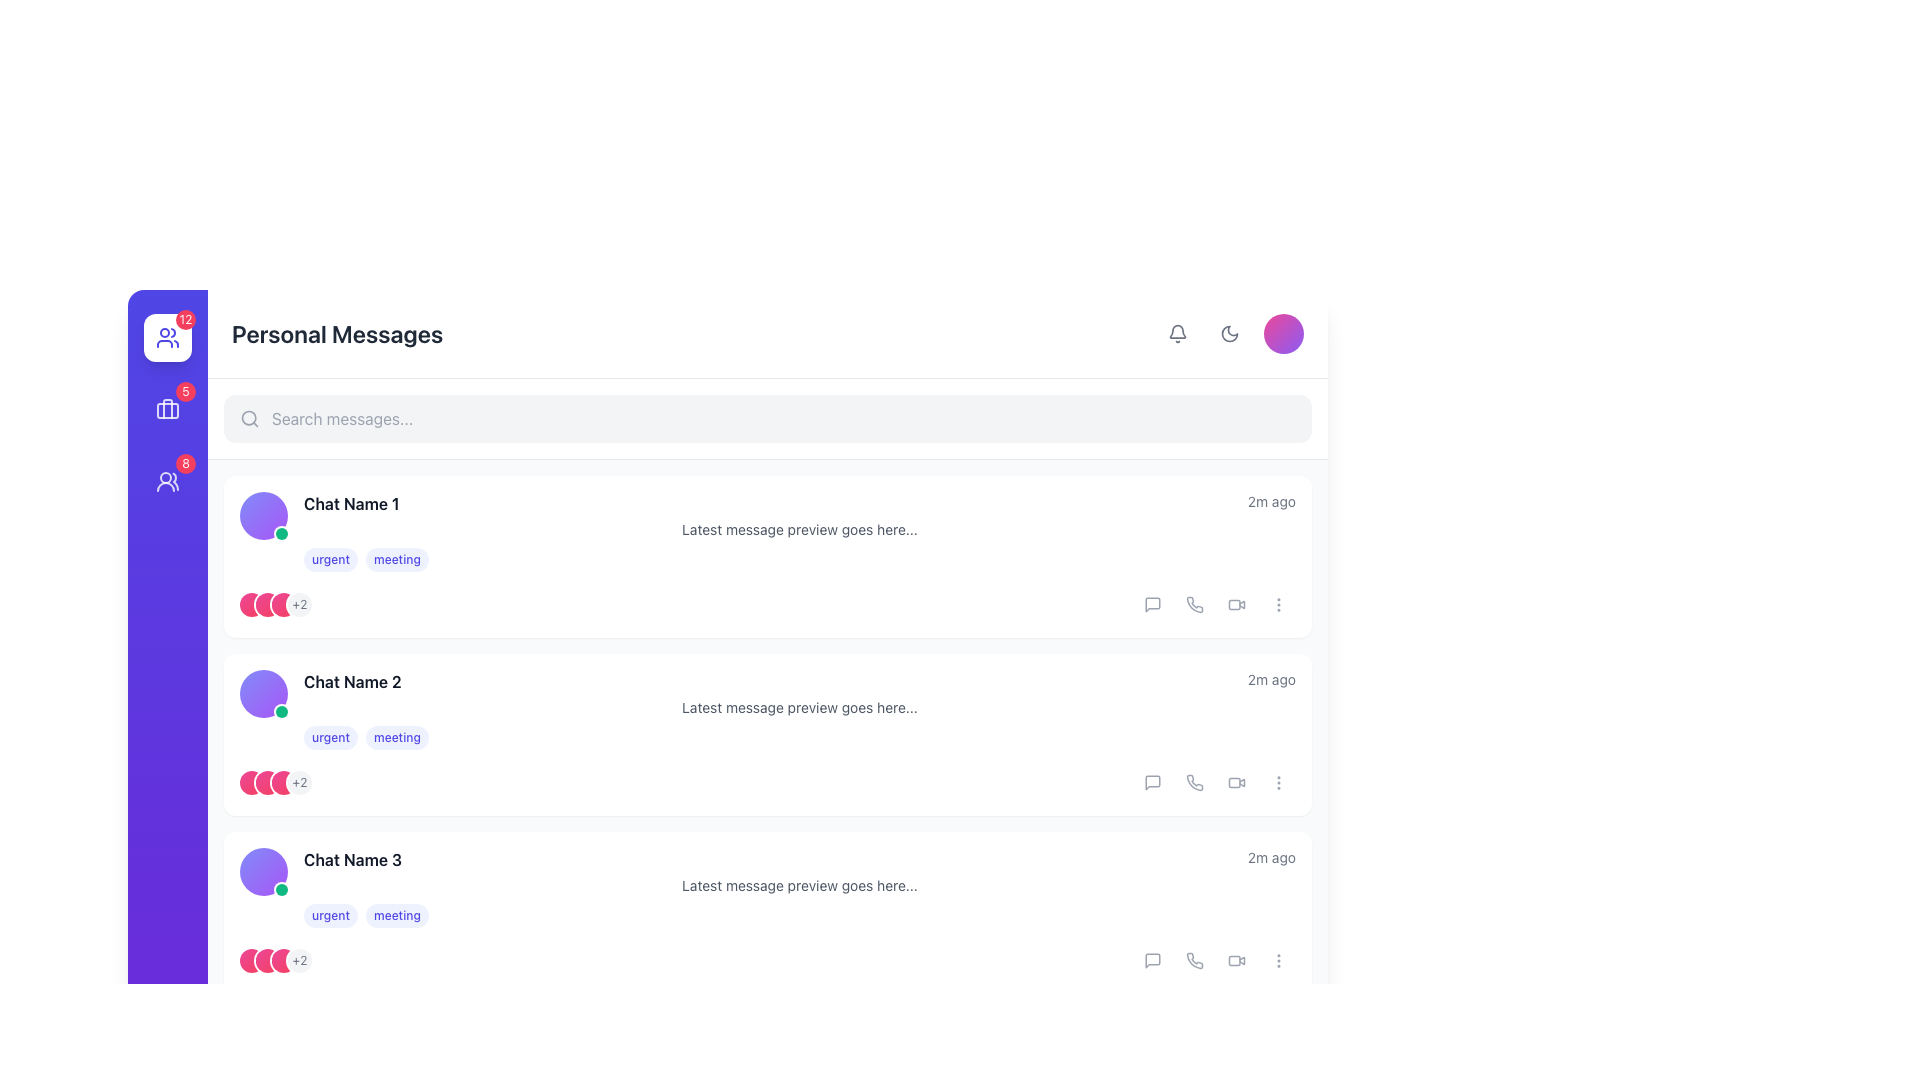 The width and height of the screenshot is (1920, 1080). I want to click on the second circular element with a gradient color transitioning from pink to rose, which is part of a group of three circles to the left of a '+2' text badge in the 'Chat Name 3' section, so click(267, 959).